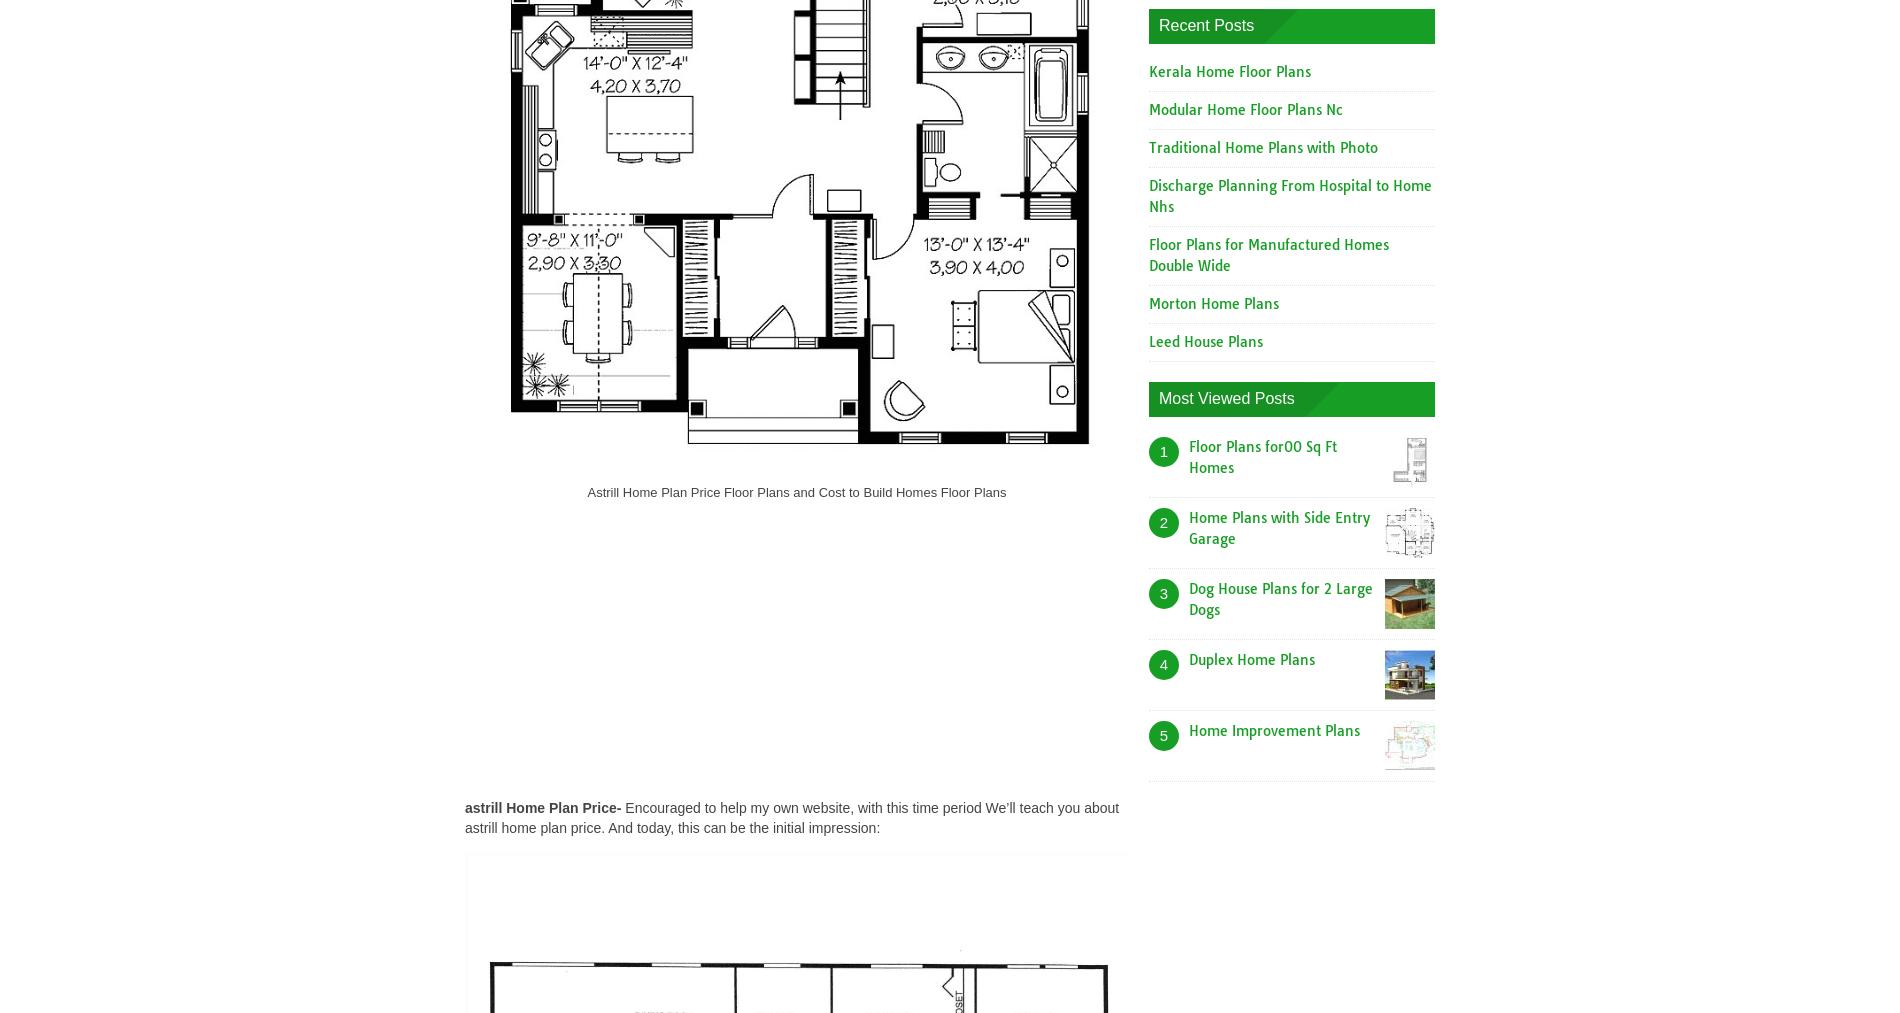 This screenshot has height=1013, width=1900. Describe the element at coordinates (543, 806) in the screenshot. I see `'astrill Home Plan Price-'` at that location.